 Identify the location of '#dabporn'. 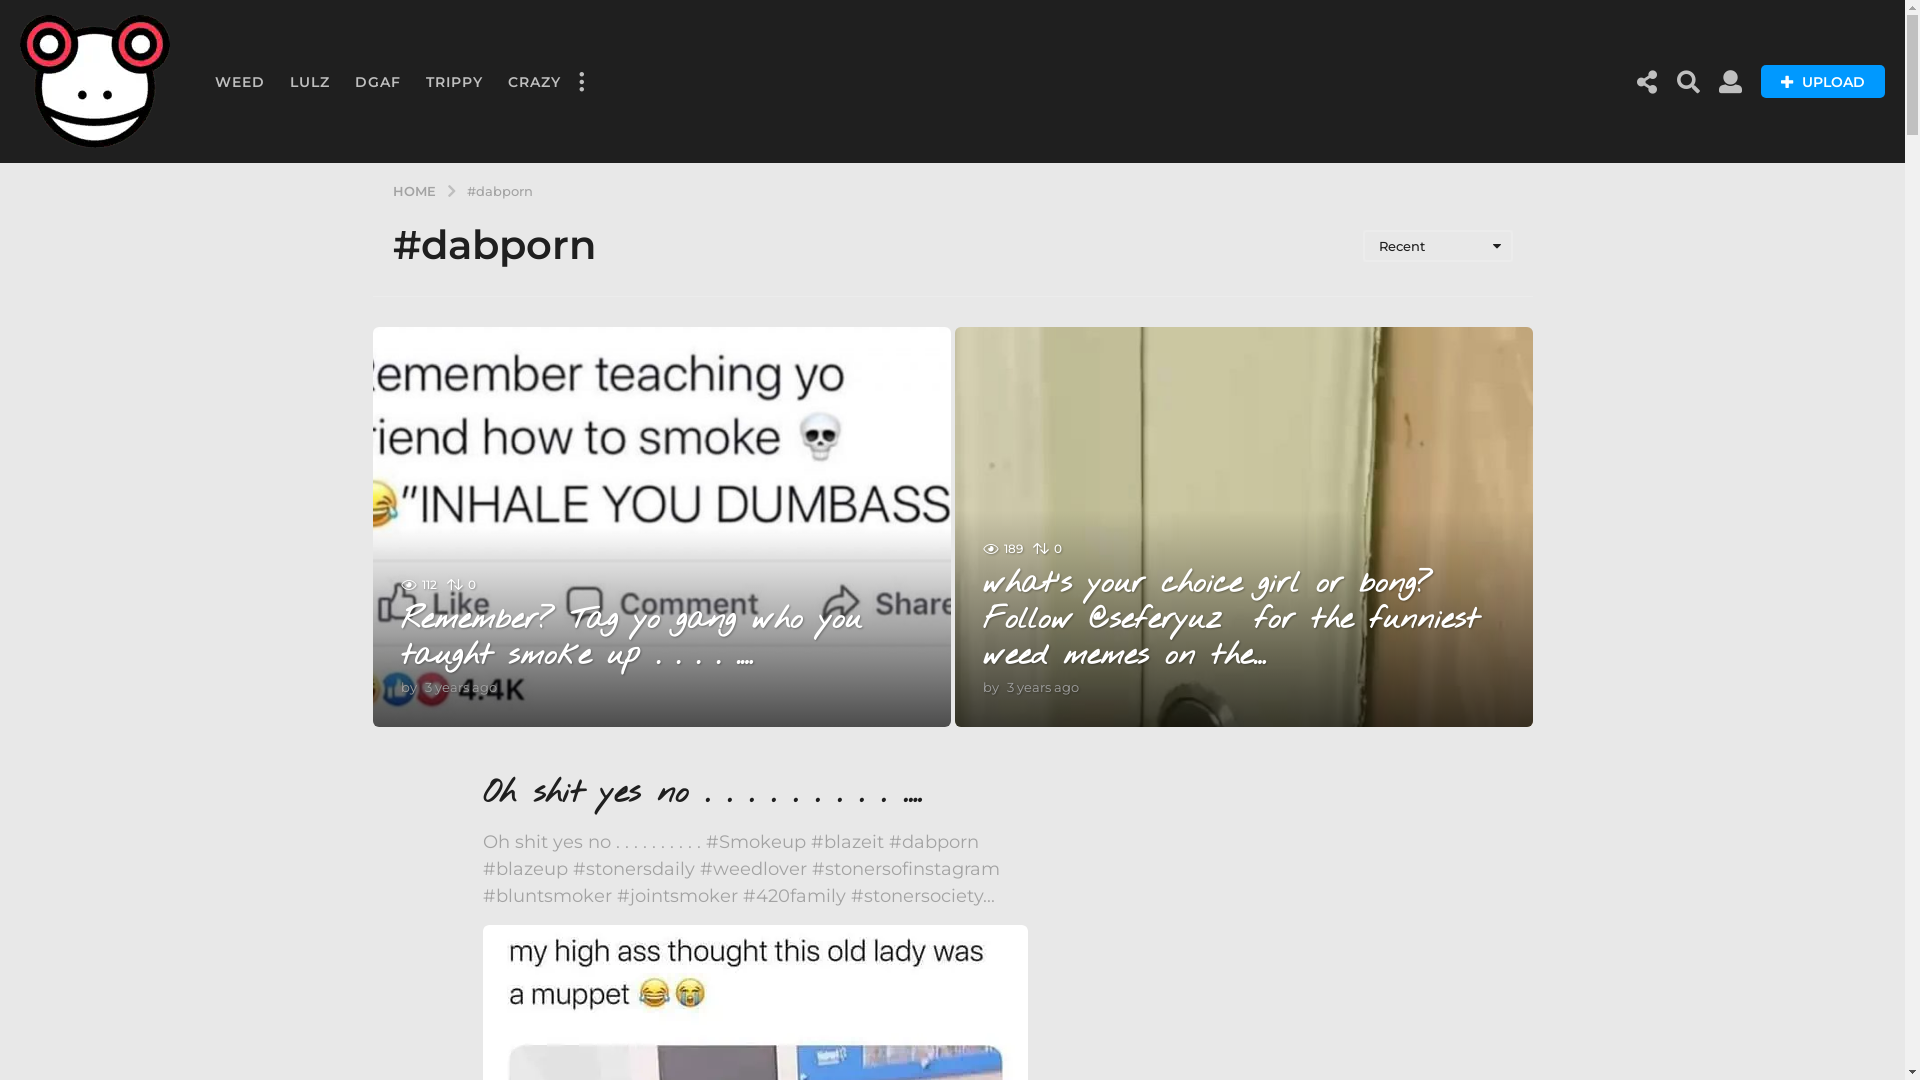
(499, 189).